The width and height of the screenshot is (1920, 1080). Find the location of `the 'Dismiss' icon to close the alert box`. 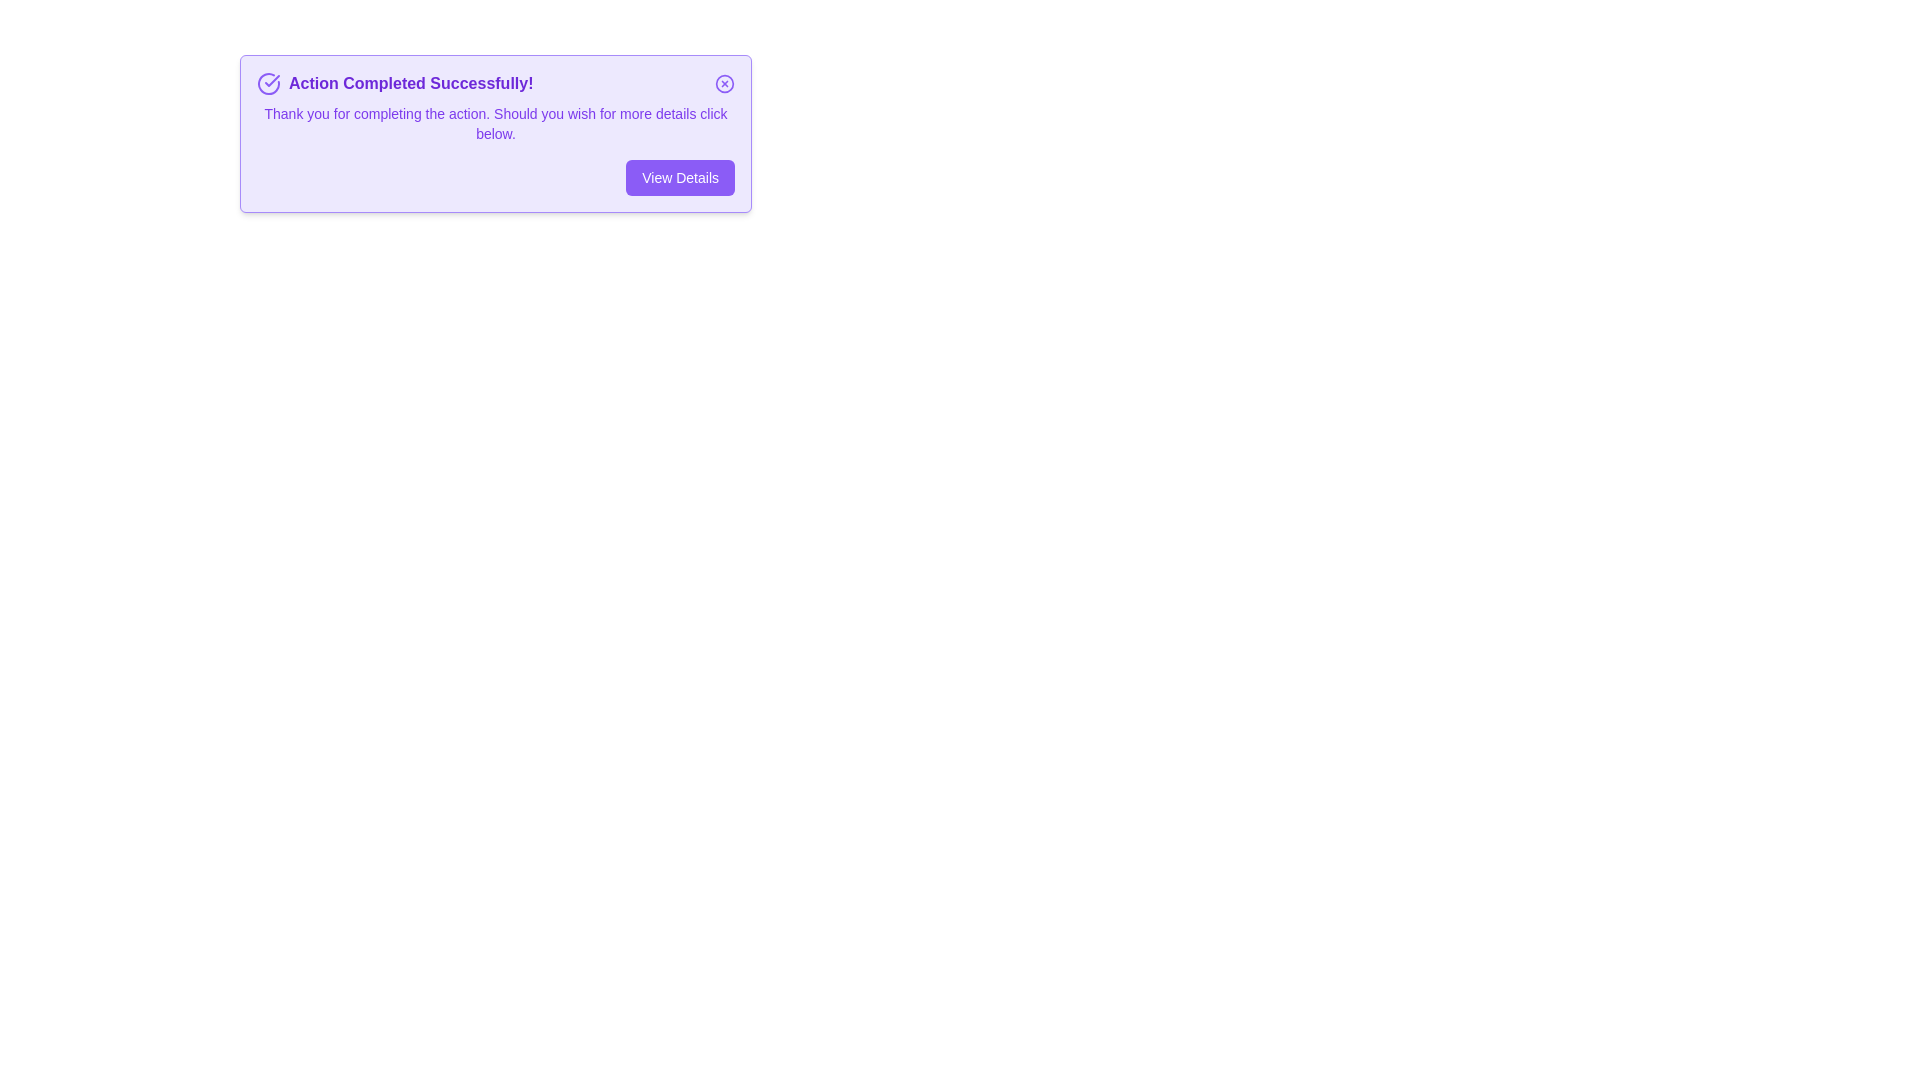

the 'Dismiss' icon to close the alert box is located at coordinates (723, 83).